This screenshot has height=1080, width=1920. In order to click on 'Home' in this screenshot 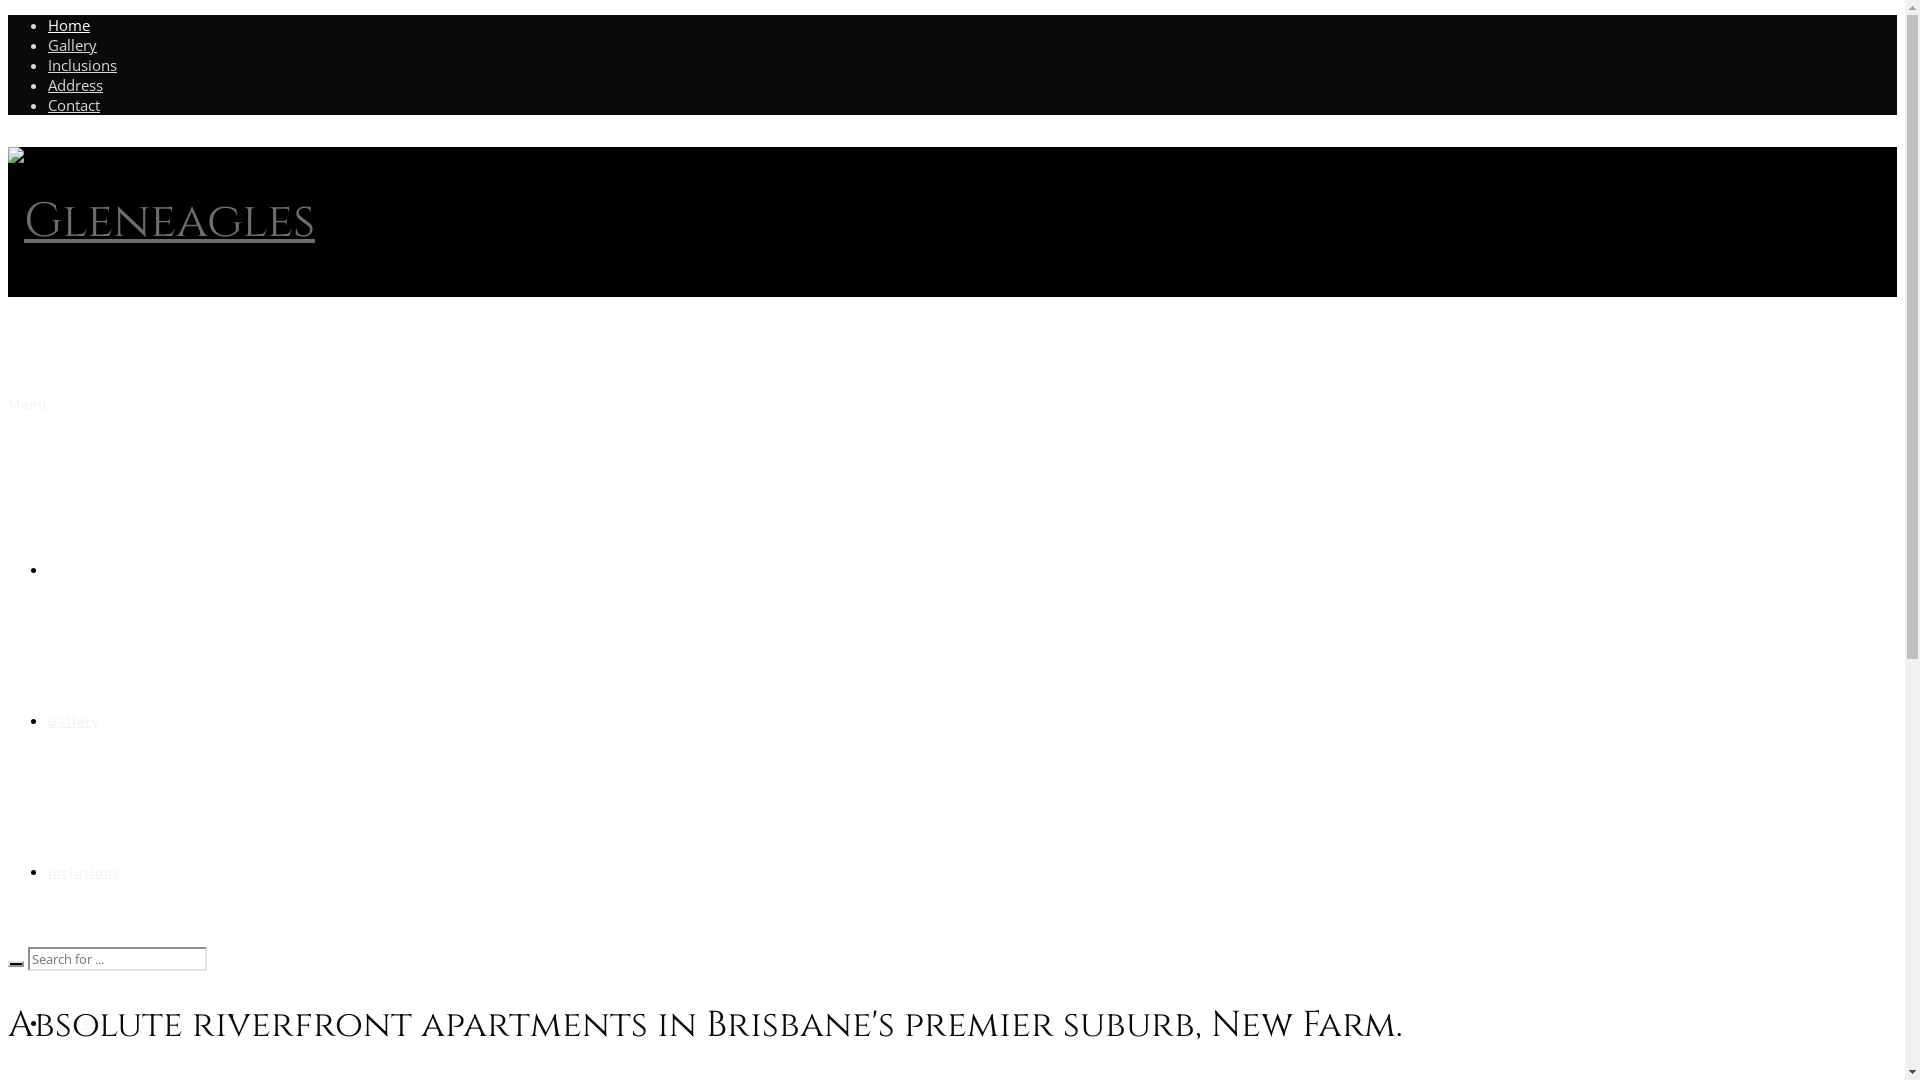, I will do `click(48, 24)`.